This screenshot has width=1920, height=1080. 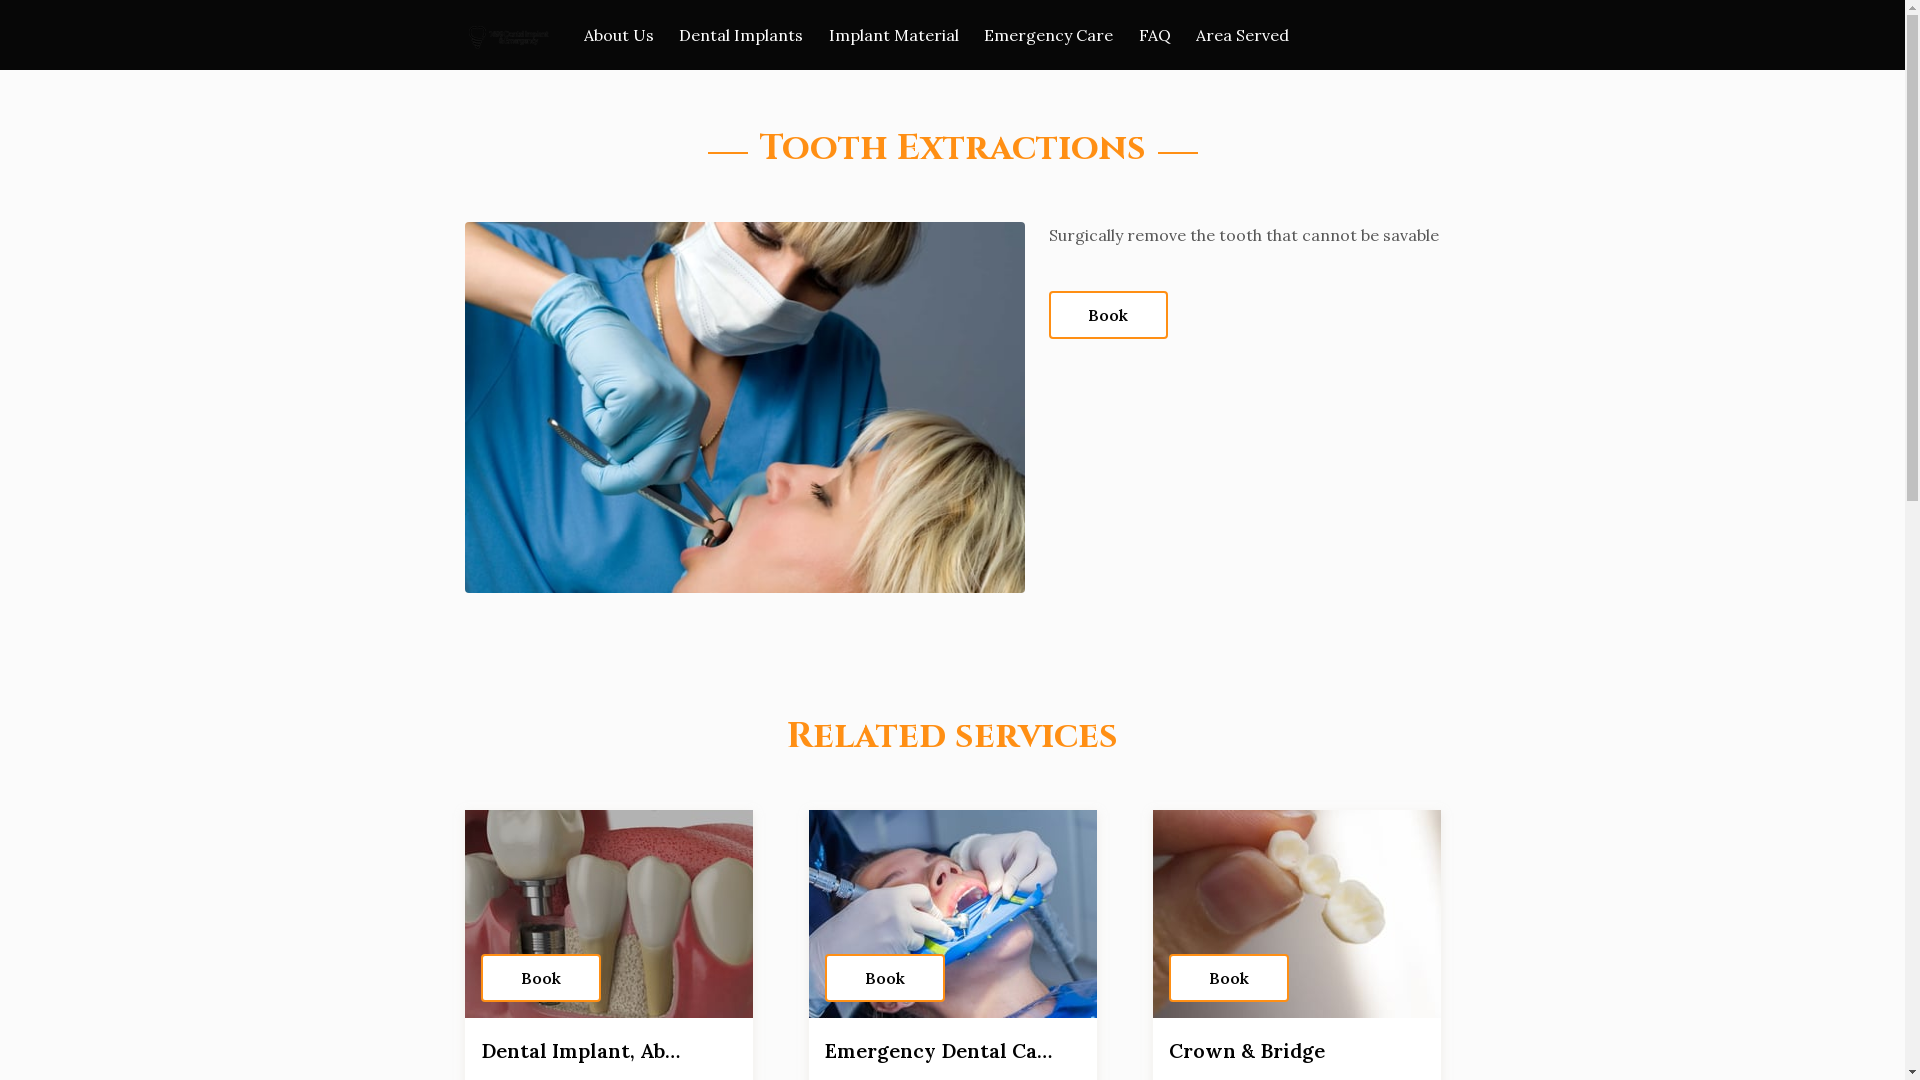 I want to click on 'About Us', so click(x=618, y=34).